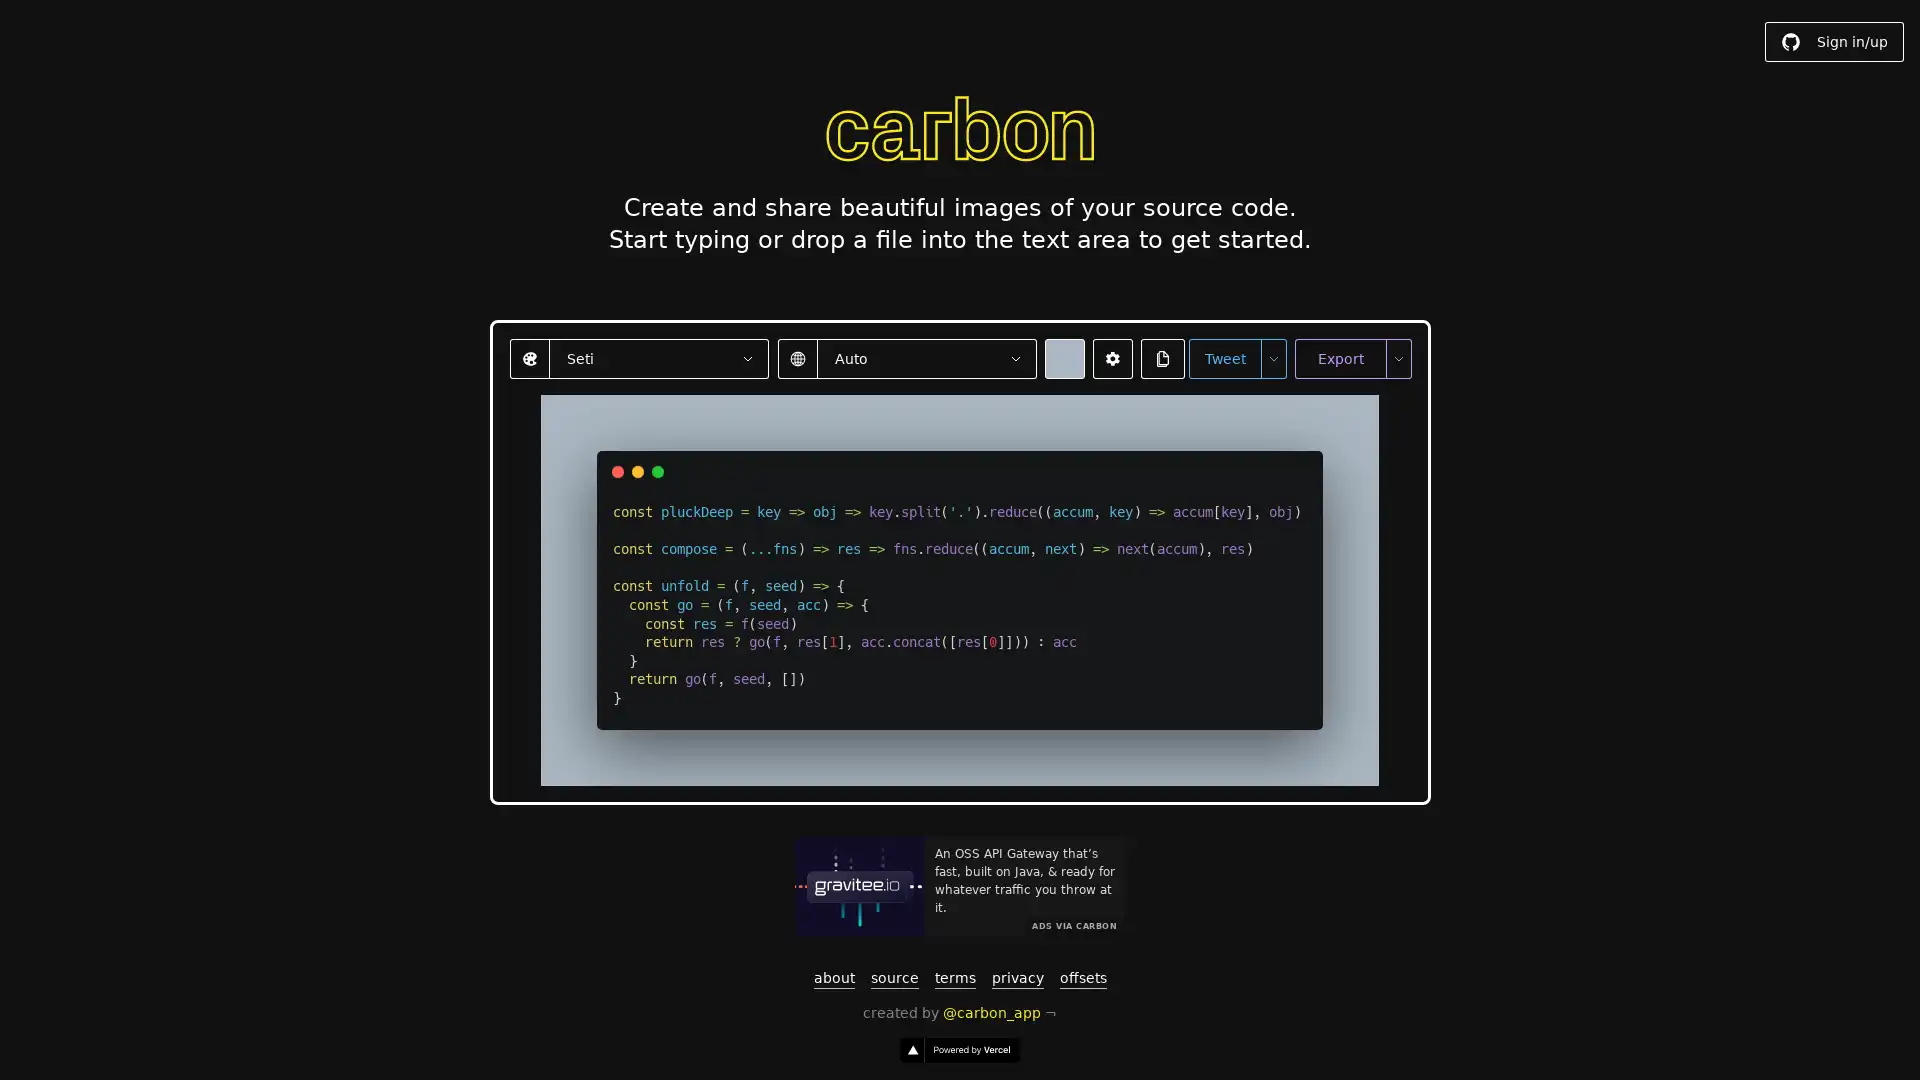  What do you see at coordinates (1339, 357) in the screenshot?
I see `Quick export Export` at bounding box center [1339, 357].